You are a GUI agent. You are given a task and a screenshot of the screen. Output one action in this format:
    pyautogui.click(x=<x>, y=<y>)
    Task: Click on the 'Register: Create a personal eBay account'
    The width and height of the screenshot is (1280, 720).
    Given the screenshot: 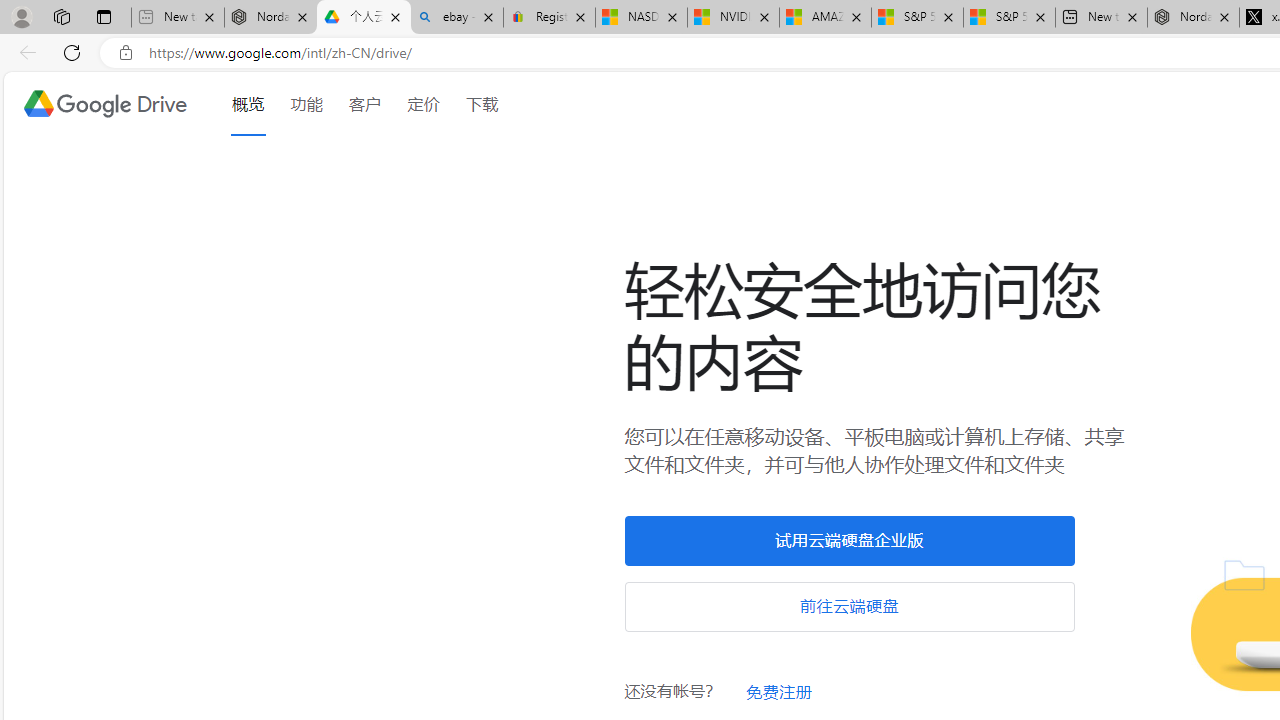 What is the action you would take?
    pyautogui.click(x=549, y=17)
    